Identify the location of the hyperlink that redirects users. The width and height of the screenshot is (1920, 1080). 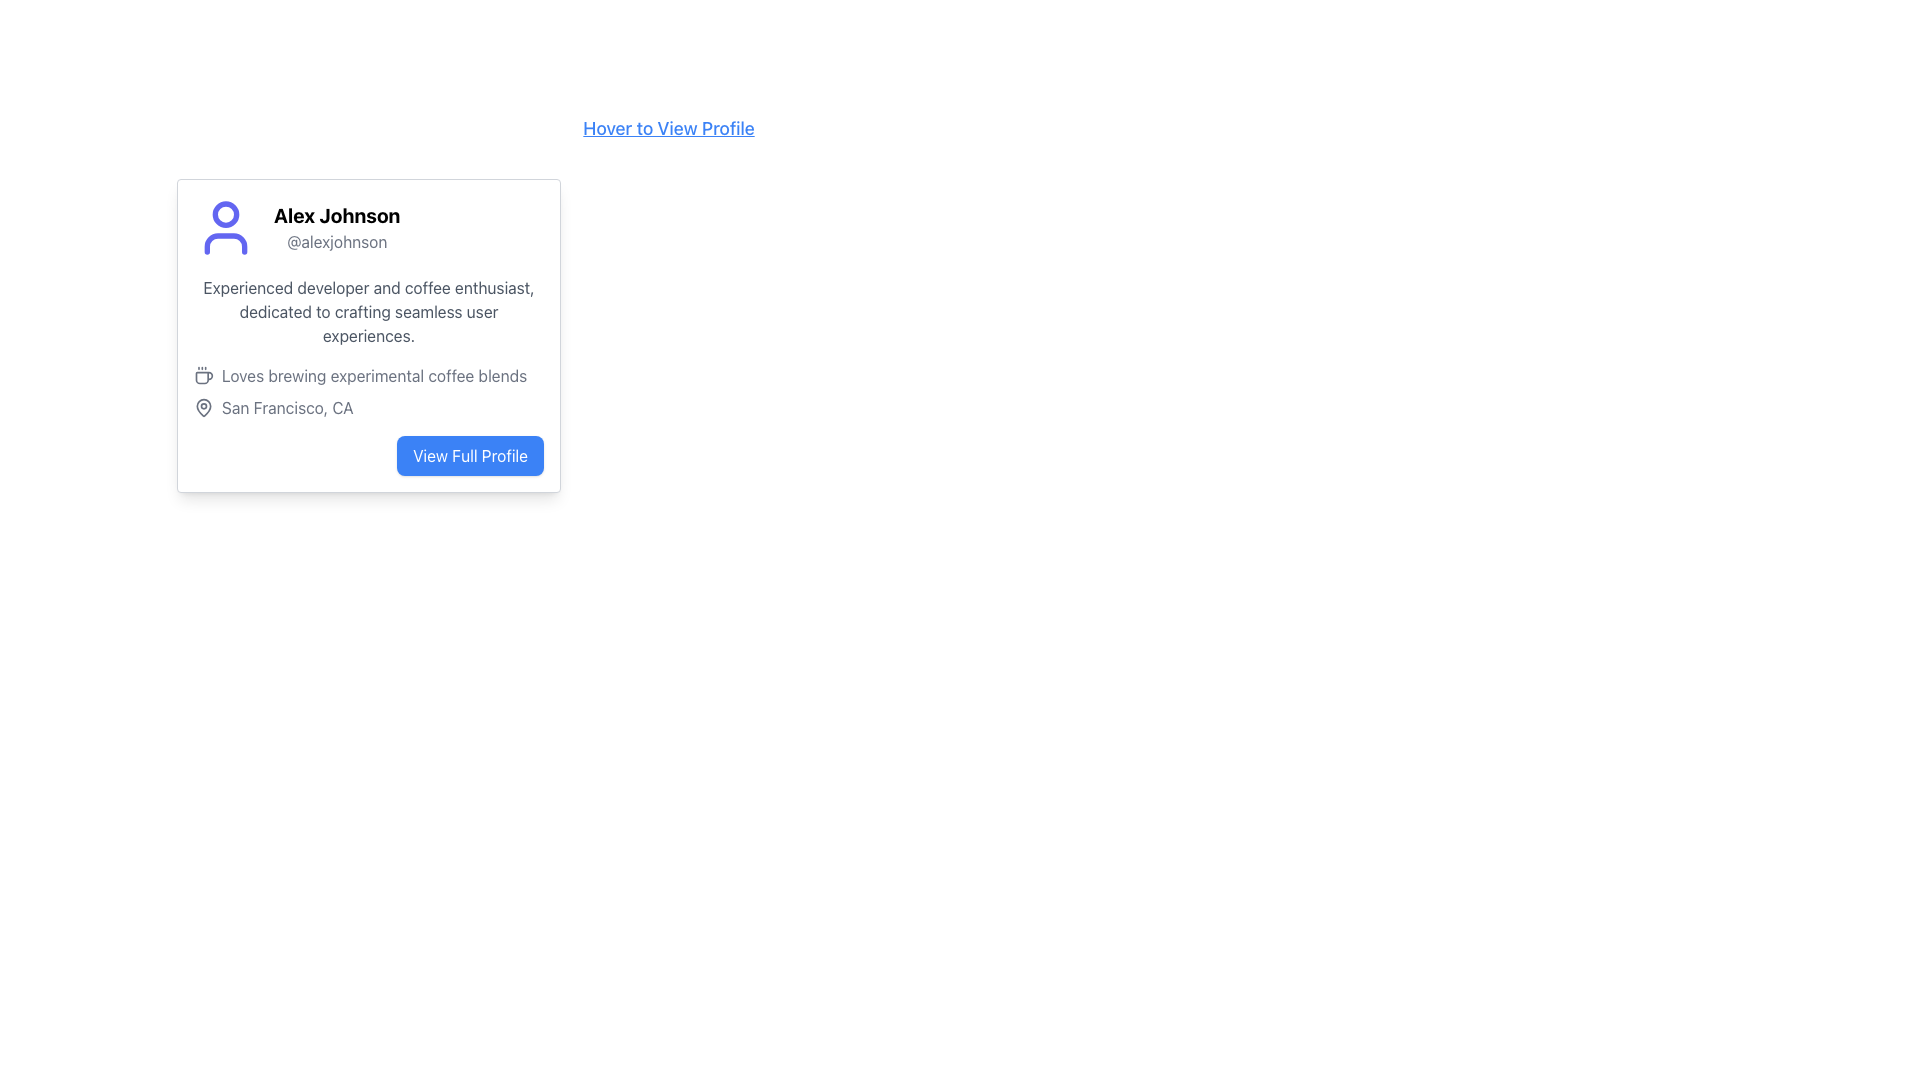
(668, 128).